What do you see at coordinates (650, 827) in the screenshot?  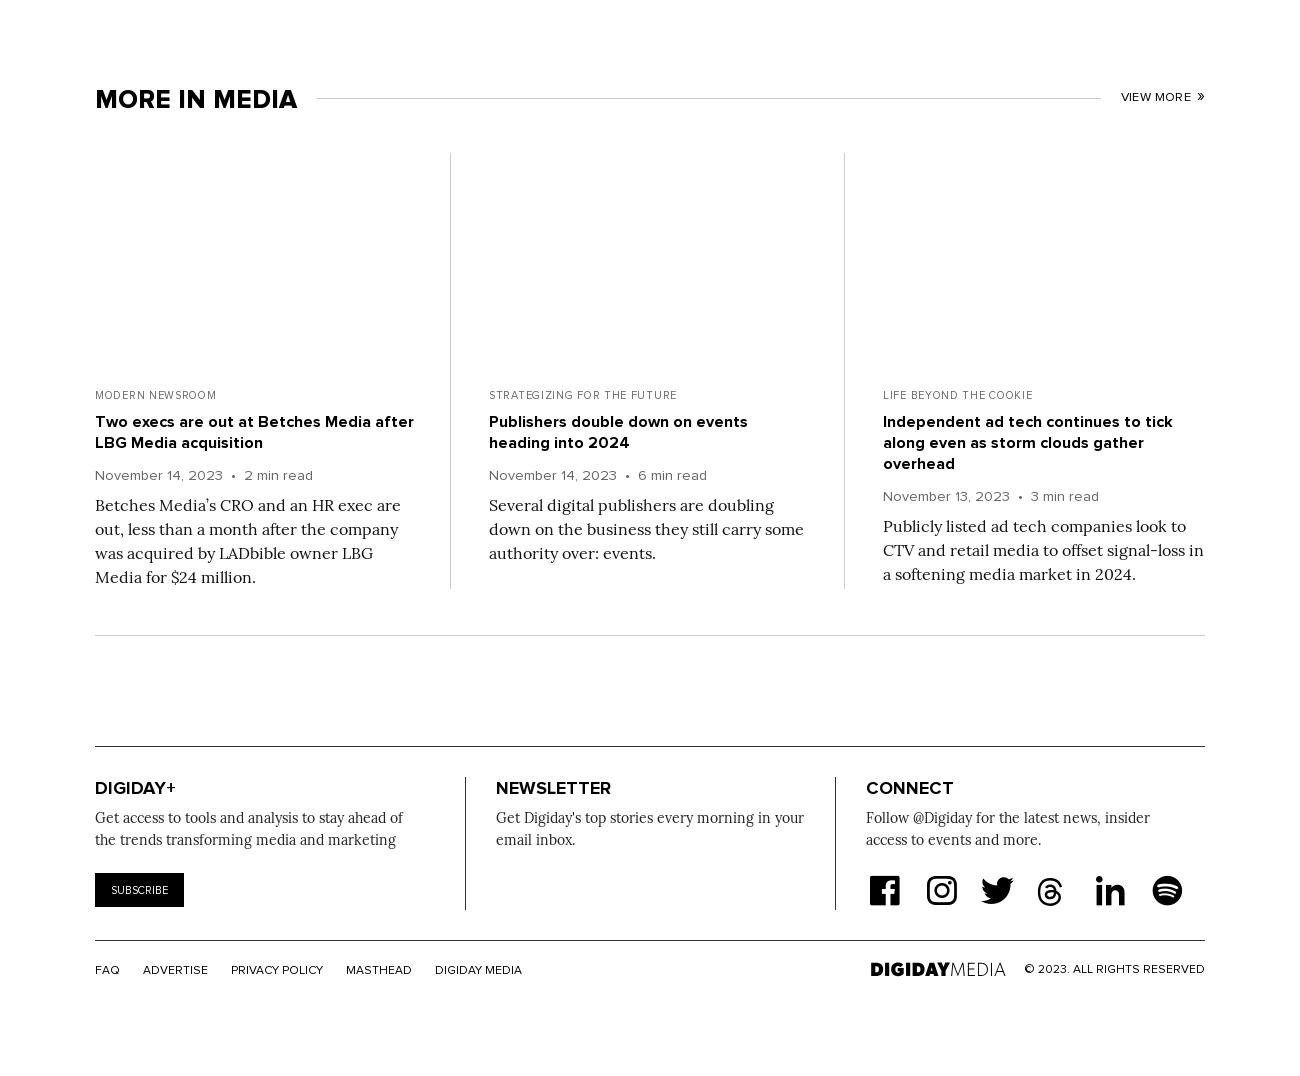 I see `'Get Digiday's top stories every morning in your email inbox.'` at bounding box center [650, 827].